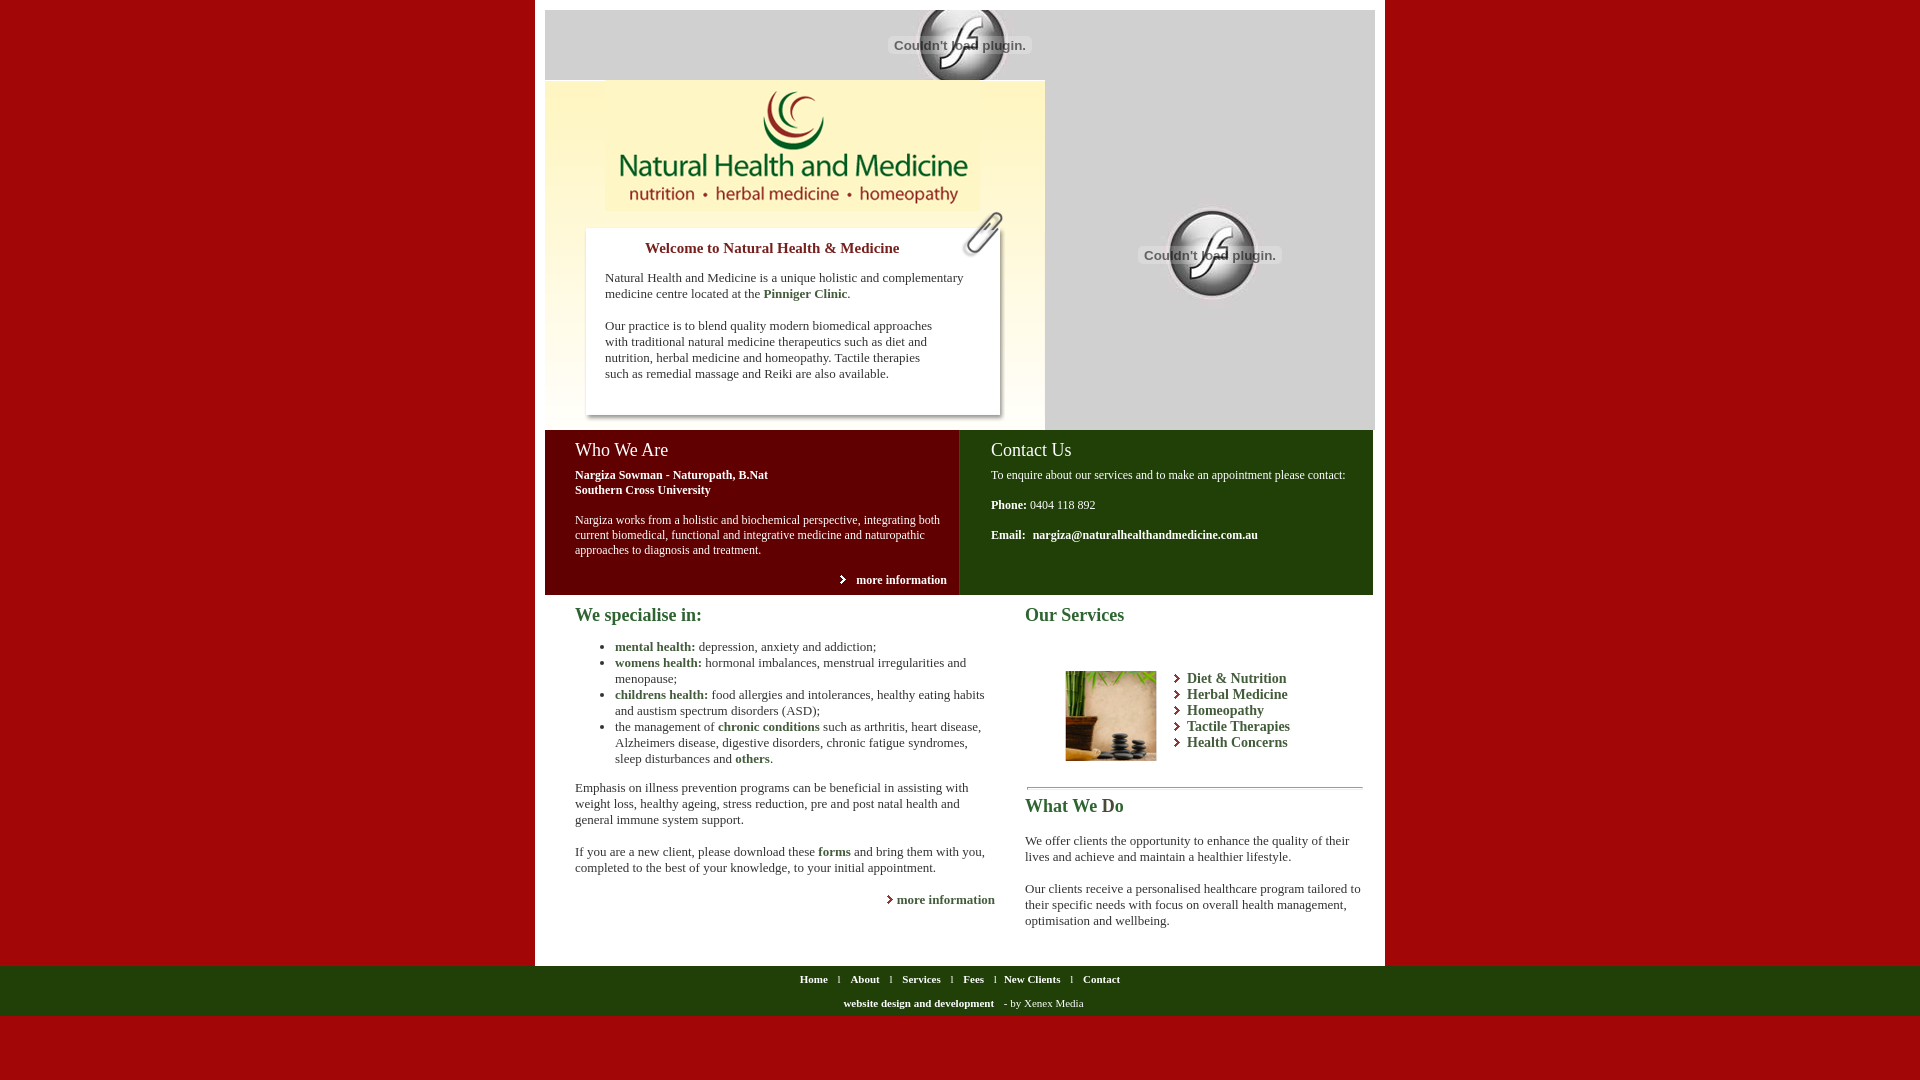  I want to click on 'Services', so click(920, 978).